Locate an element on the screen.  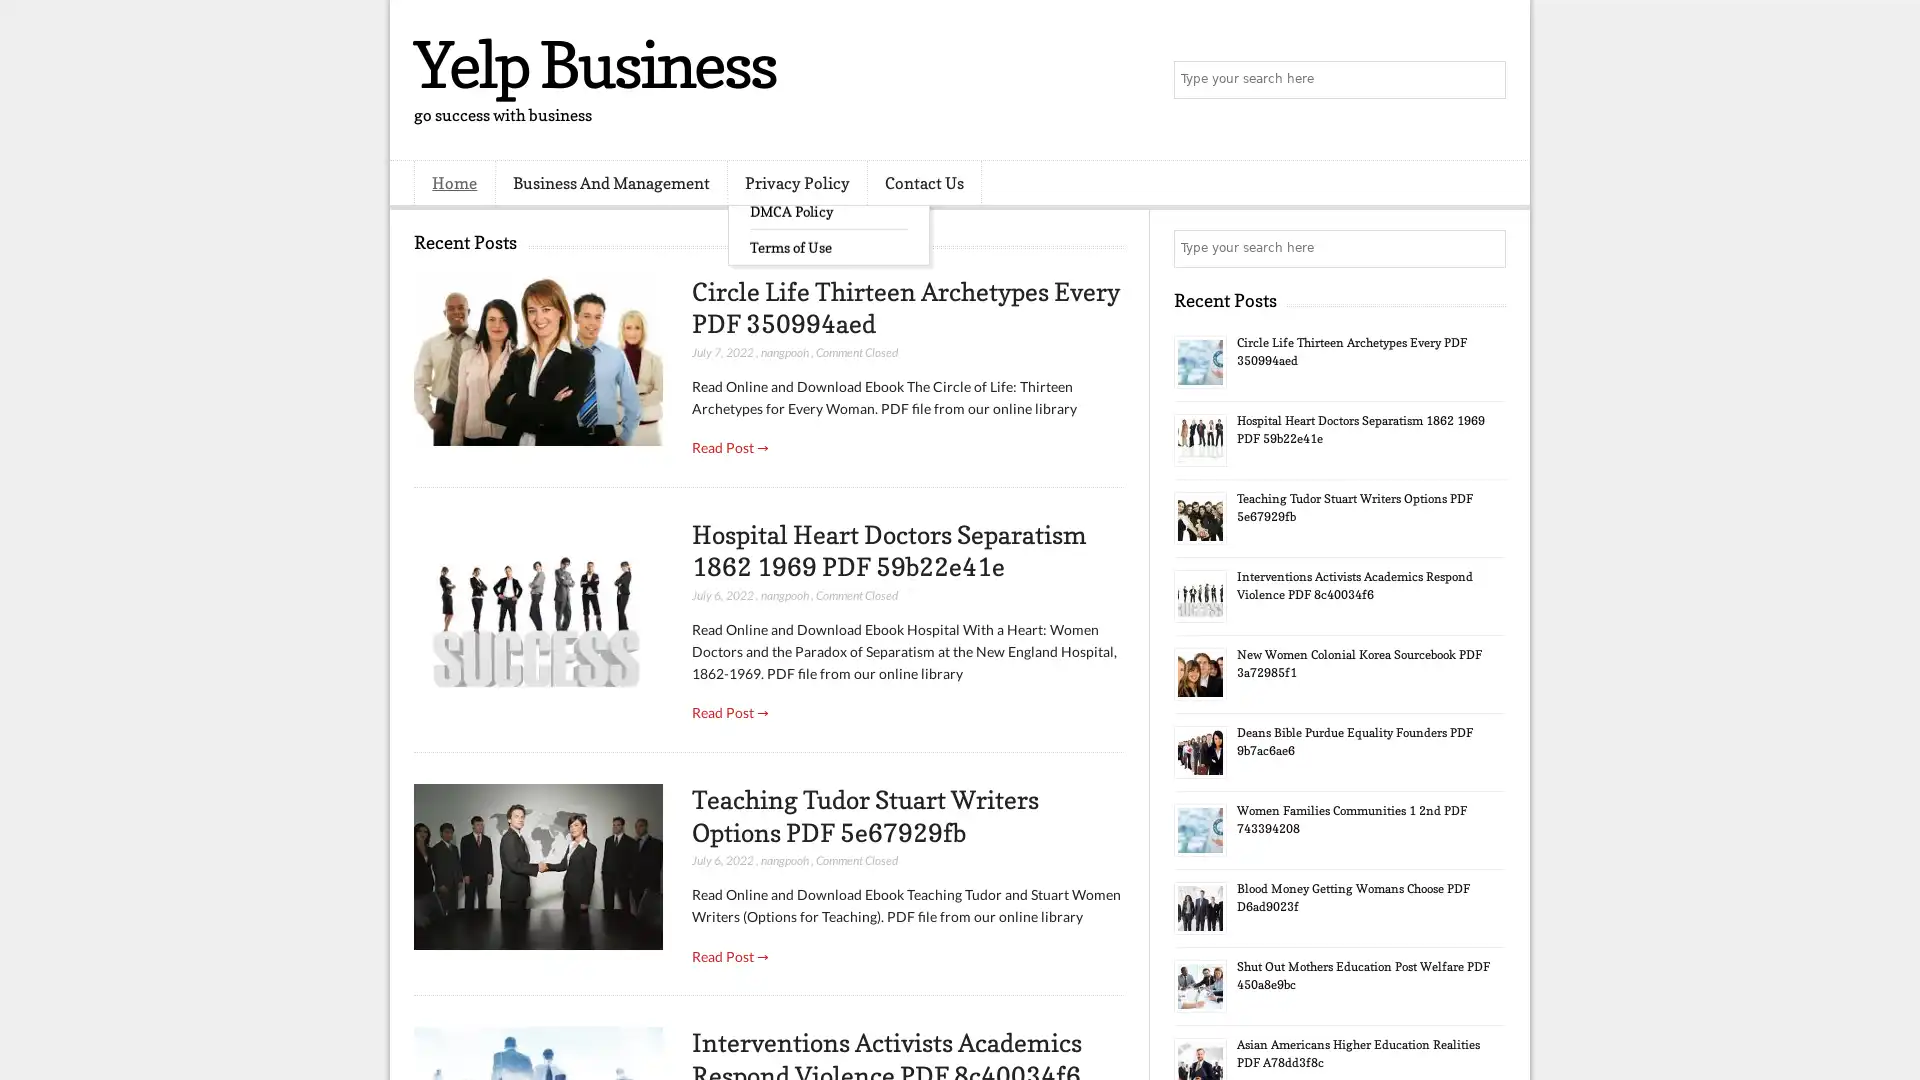
Search is located at coordinates (1485, 80).